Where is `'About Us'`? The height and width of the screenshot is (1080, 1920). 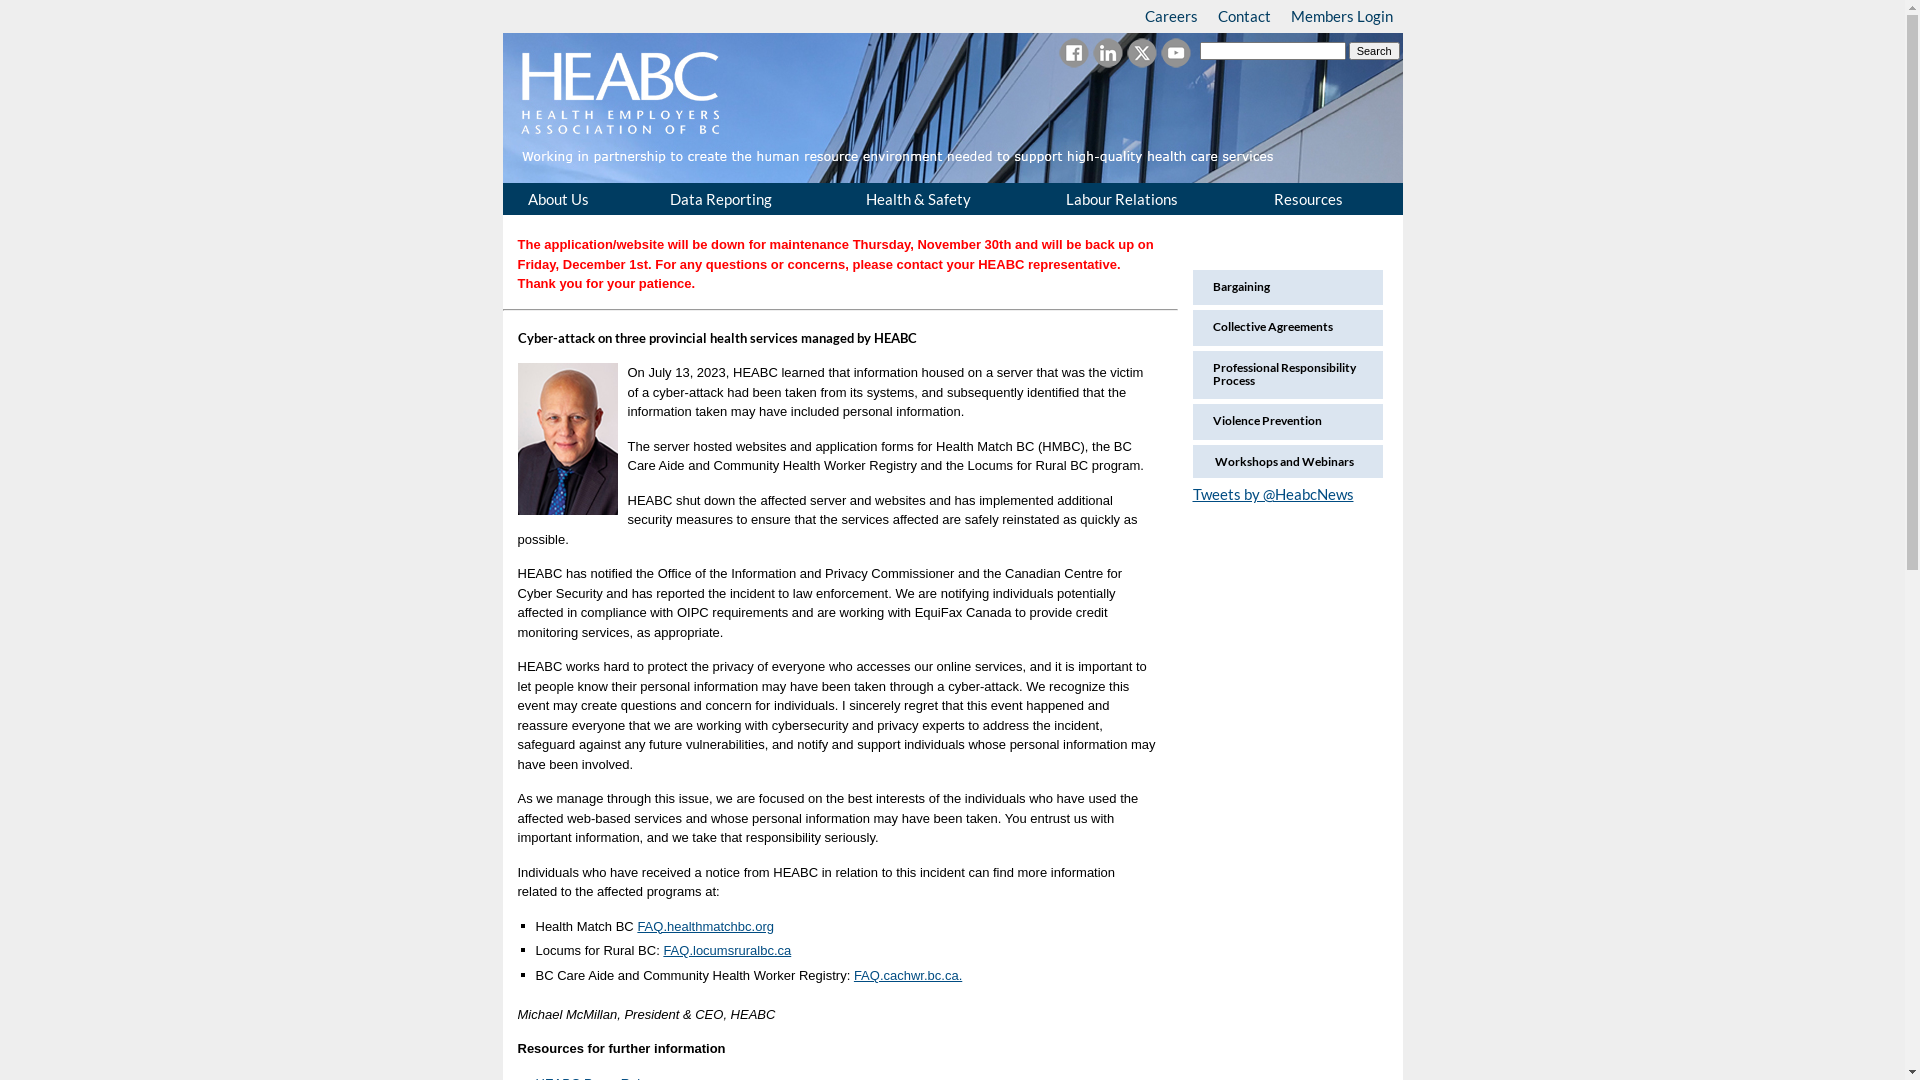 'About Us' is located at coordinates (502, 198).